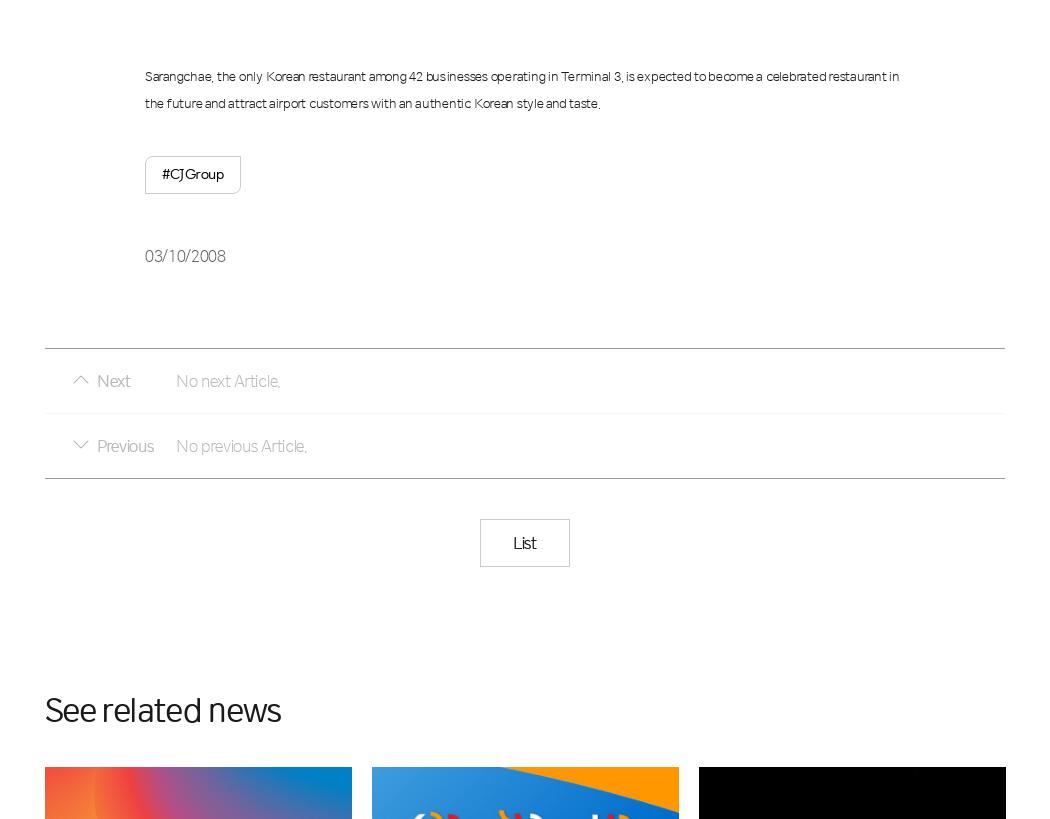  What do you see at coordinates (185, 254) in the screenshot?
I see `'03/10/2008'` at bounding box center [185, 254].